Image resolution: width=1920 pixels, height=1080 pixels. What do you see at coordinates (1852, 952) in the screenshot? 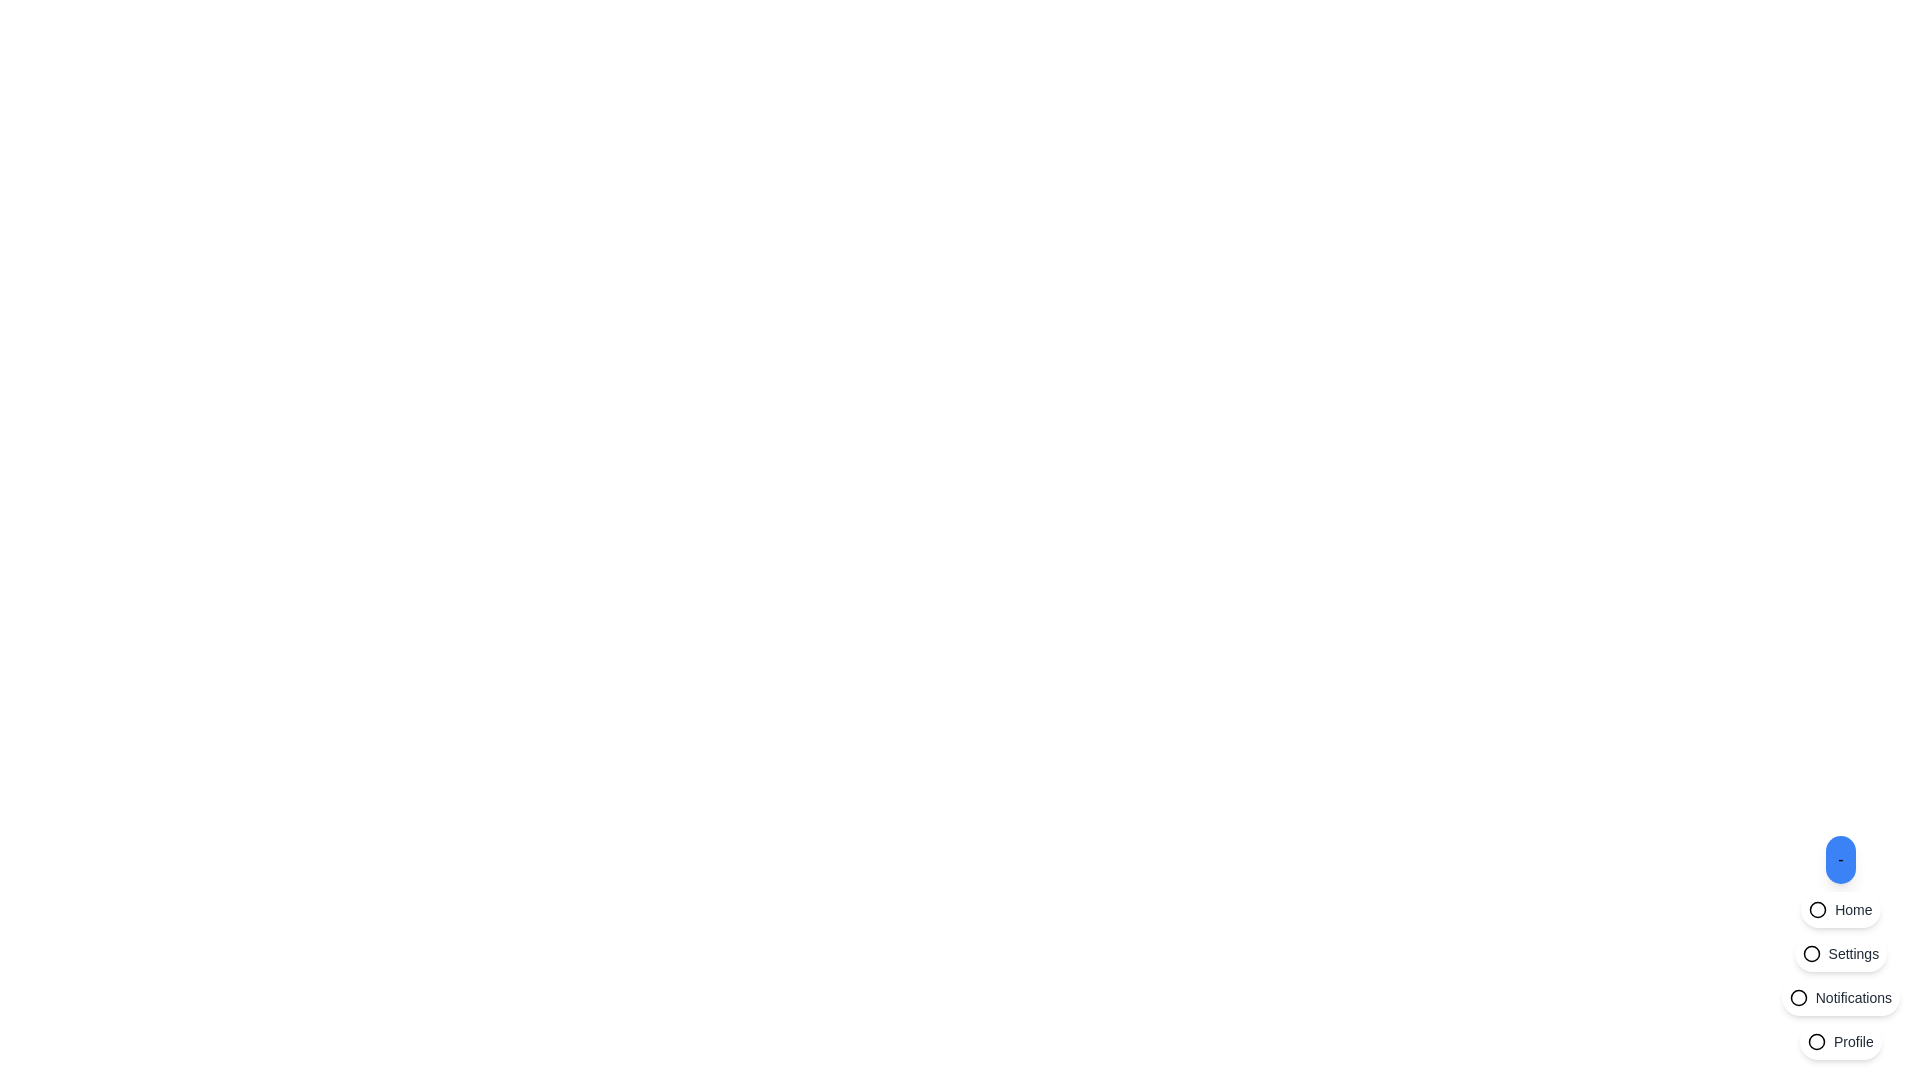
I see `the 'Settings' text label in the navigation menu, which is the second option in the vertically aligned list of options` at bounding box center [1852, 952].